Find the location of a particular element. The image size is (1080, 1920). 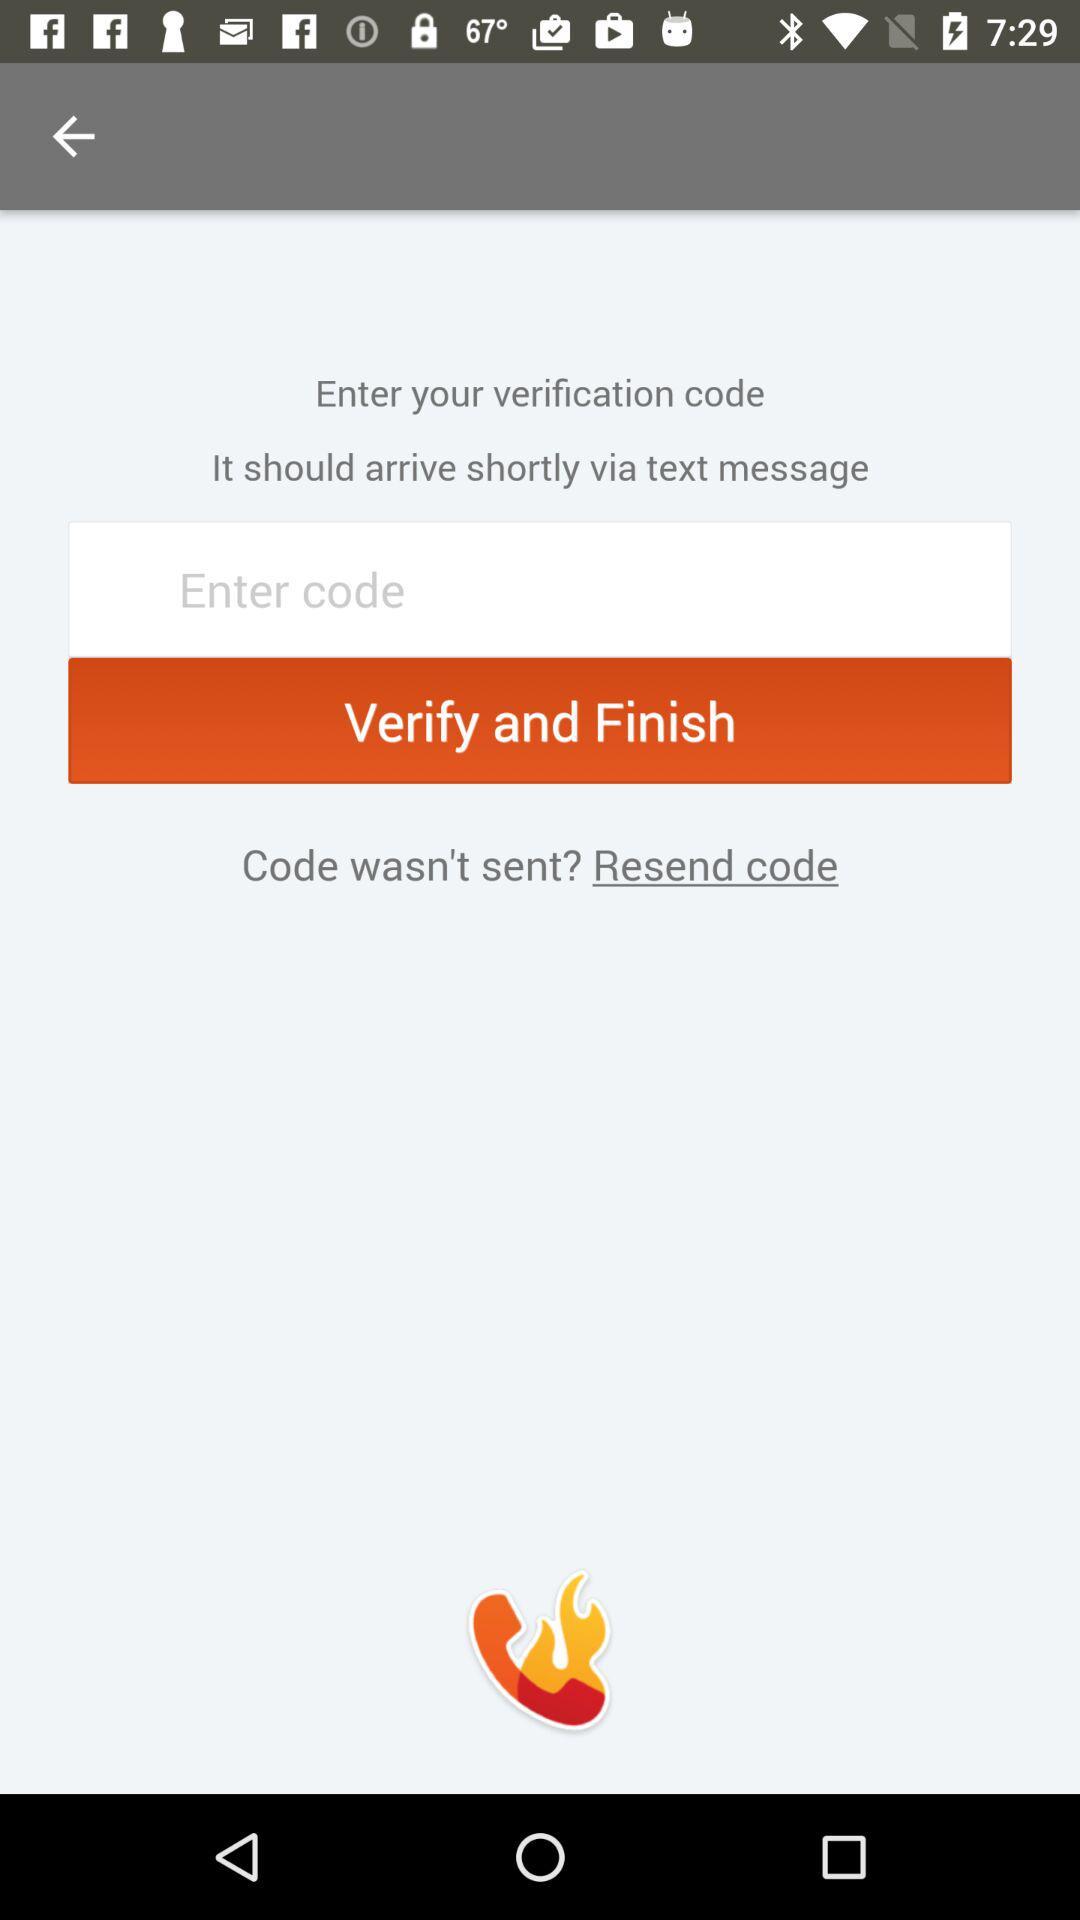

item above enter your verification item is located at coordinates (72, 135).